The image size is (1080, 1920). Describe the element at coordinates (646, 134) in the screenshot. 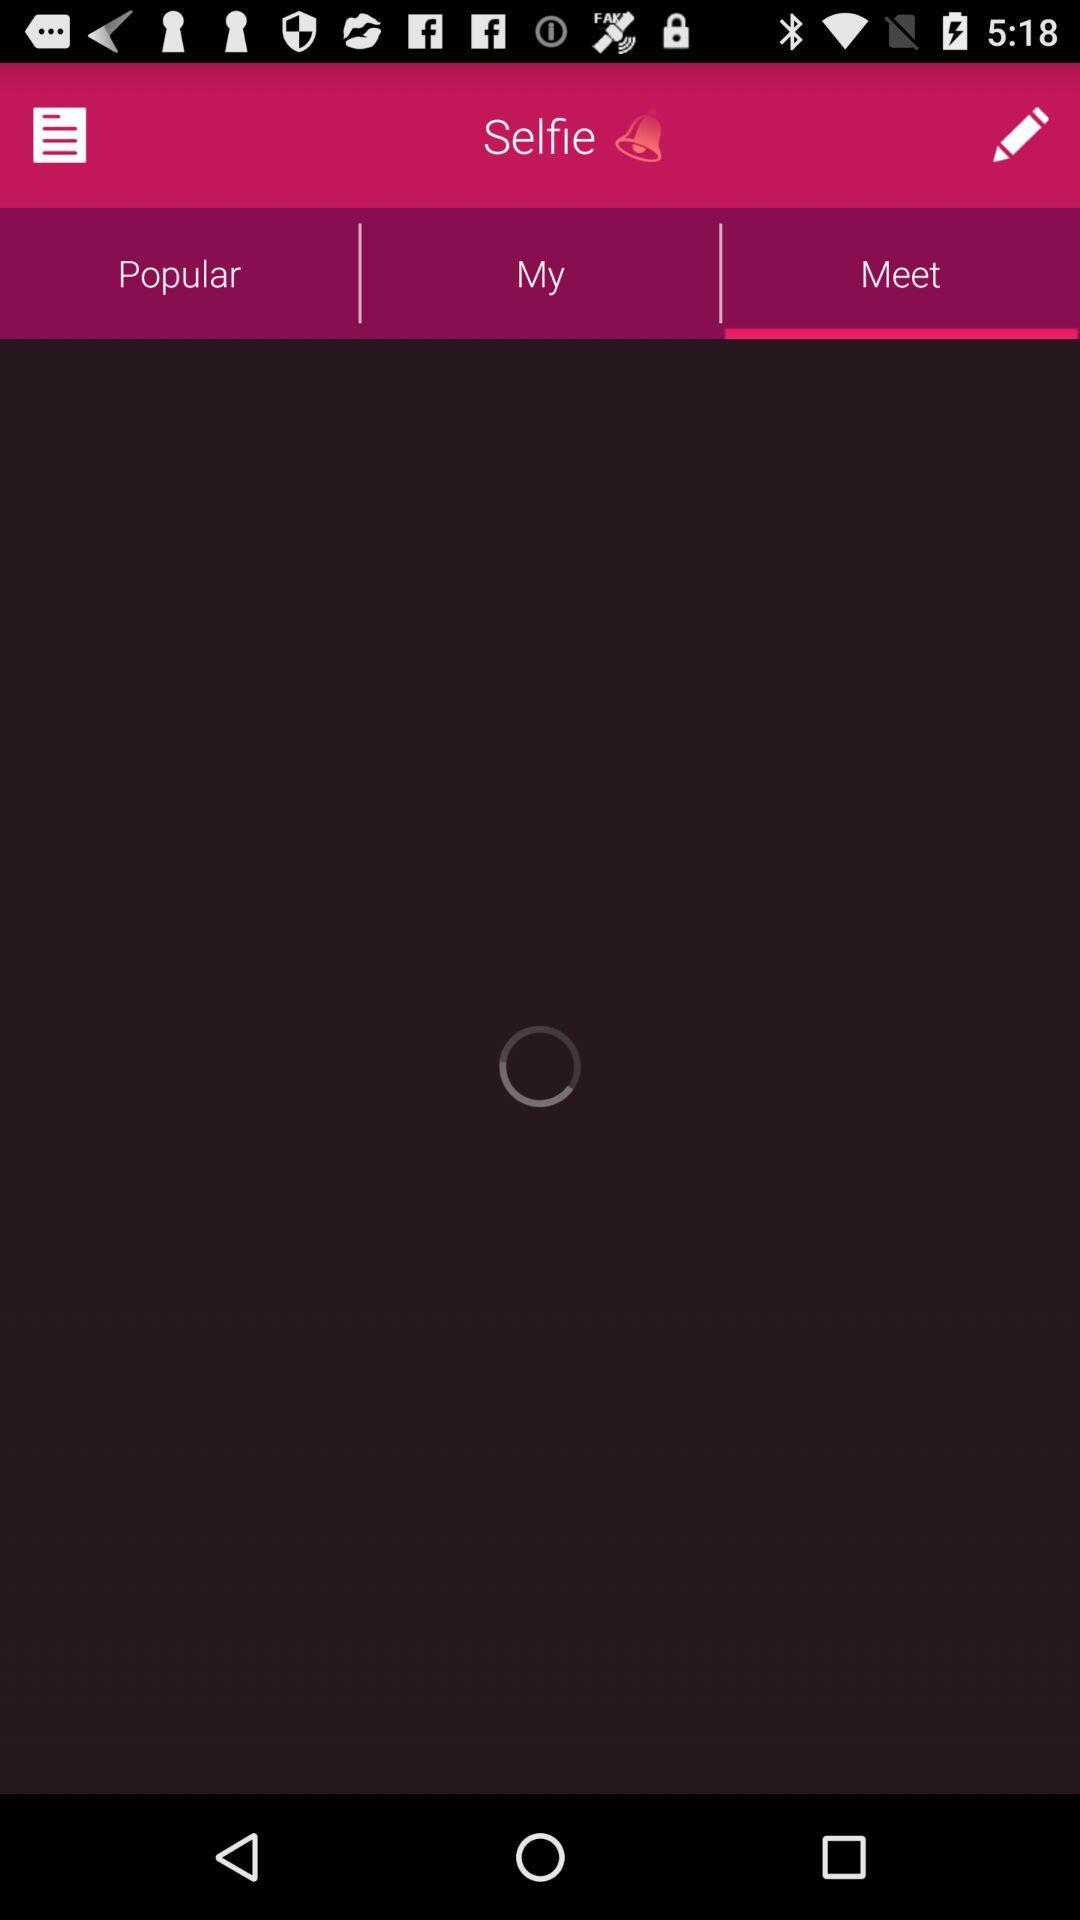

I see `icon to the right of the selfie` at that location.